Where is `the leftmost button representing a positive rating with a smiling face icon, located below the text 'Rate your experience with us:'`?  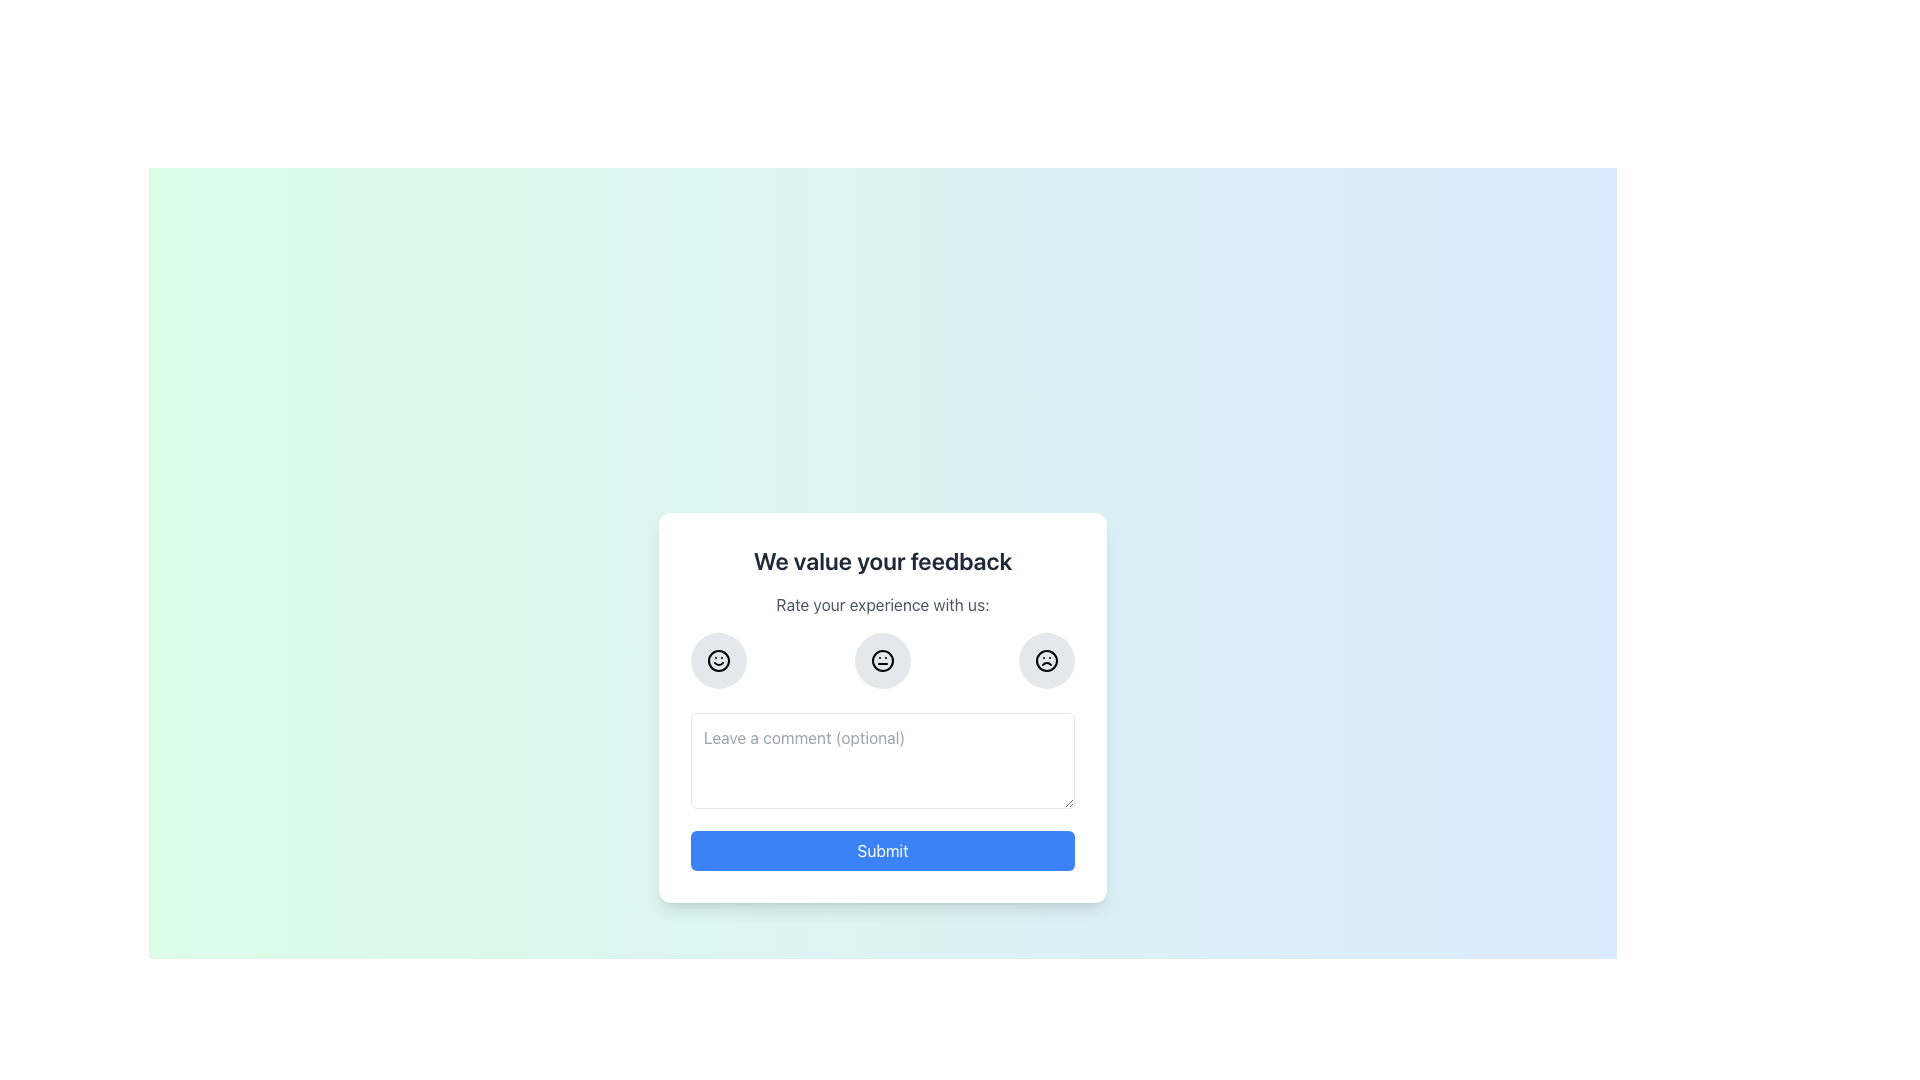 the leftmost button representing a positive rating with a smiling face icon, located below the text 'Rate your experience with us:' is located at coordinates (719, 660).